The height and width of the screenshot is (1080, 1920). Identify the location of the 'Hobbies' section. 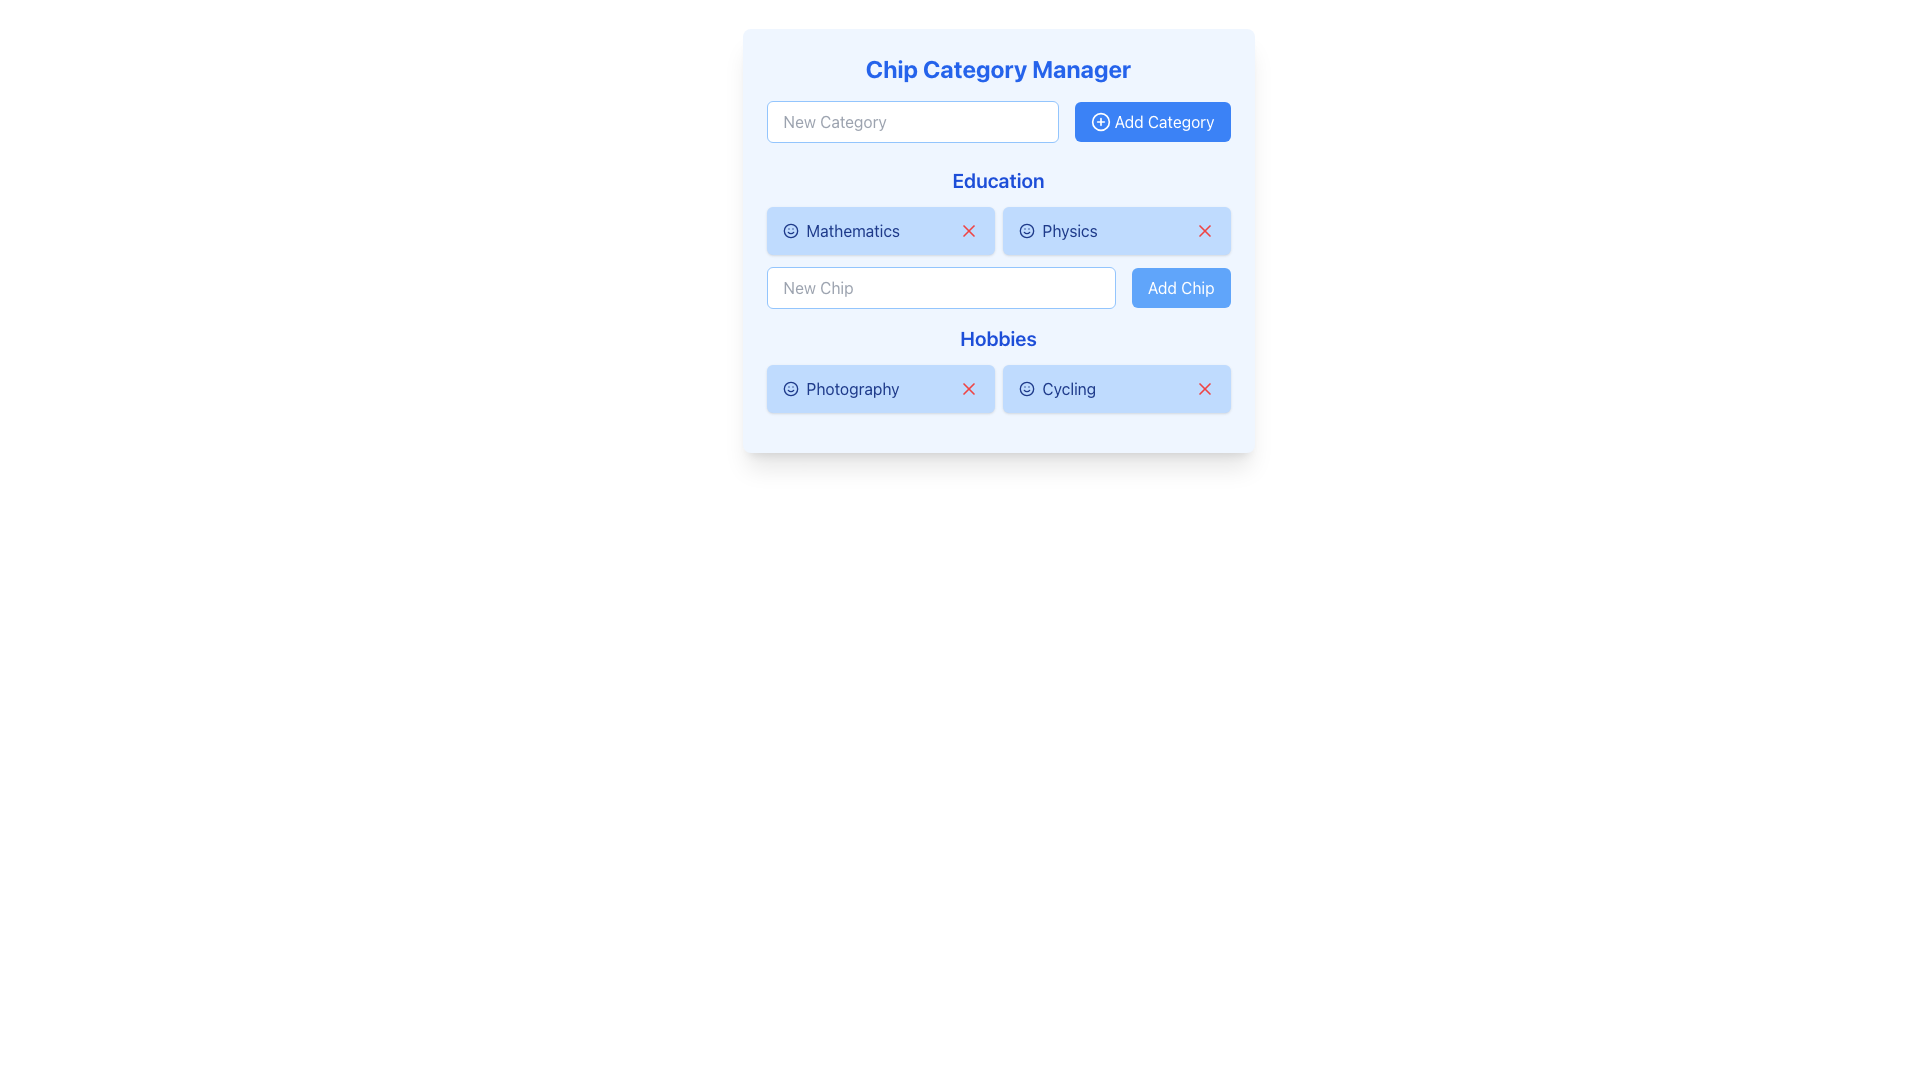
(998, 369).